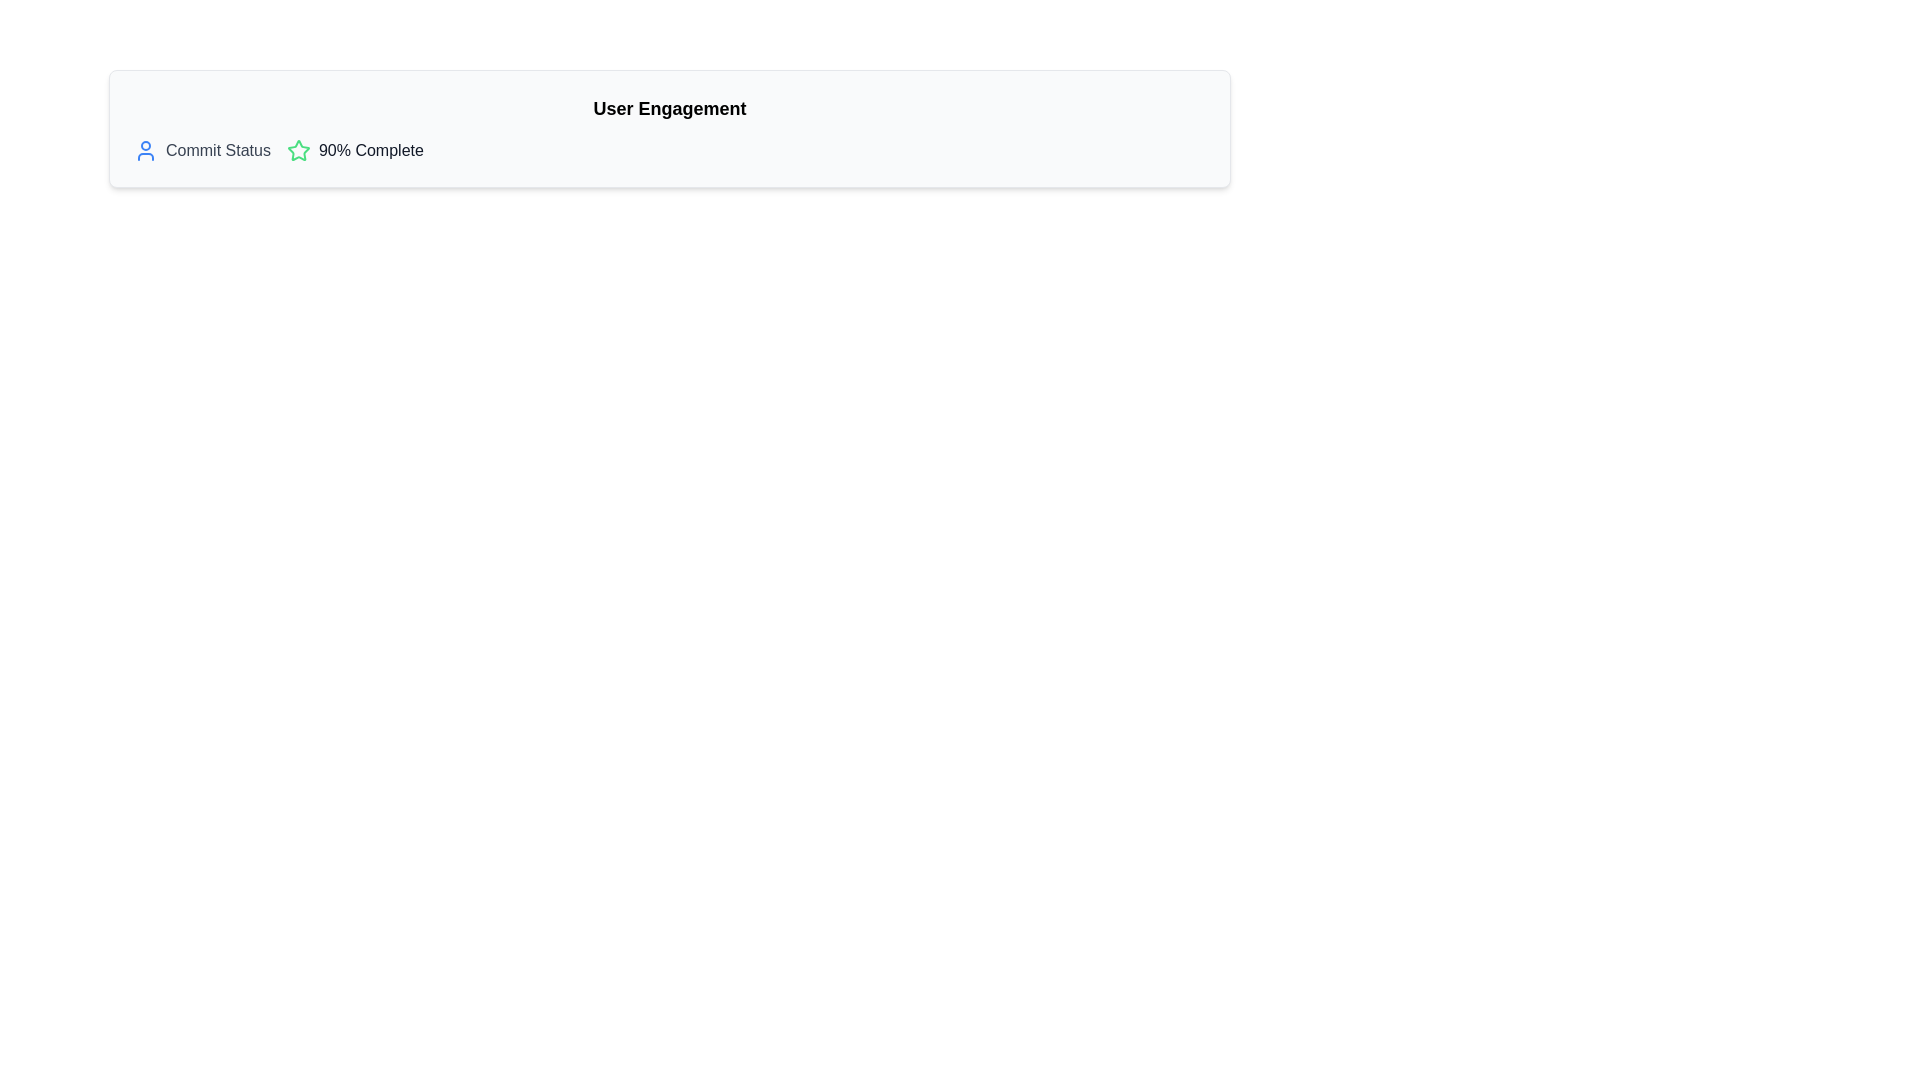 The image size is (1920, 1080). What do you see at coordinates (297, 149) in the screenshot?
I see `the stylized star icon with a green outline and hollow center, which is the second visual element from the left in the interface` at bounding box center [297, 149].